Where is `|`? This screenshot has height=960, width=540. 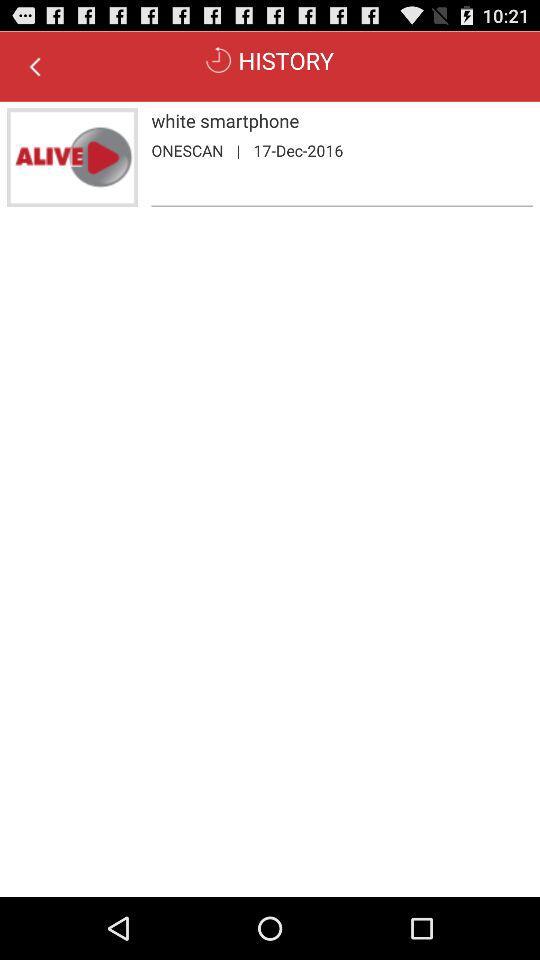
| is located at coordinates (238, 149).